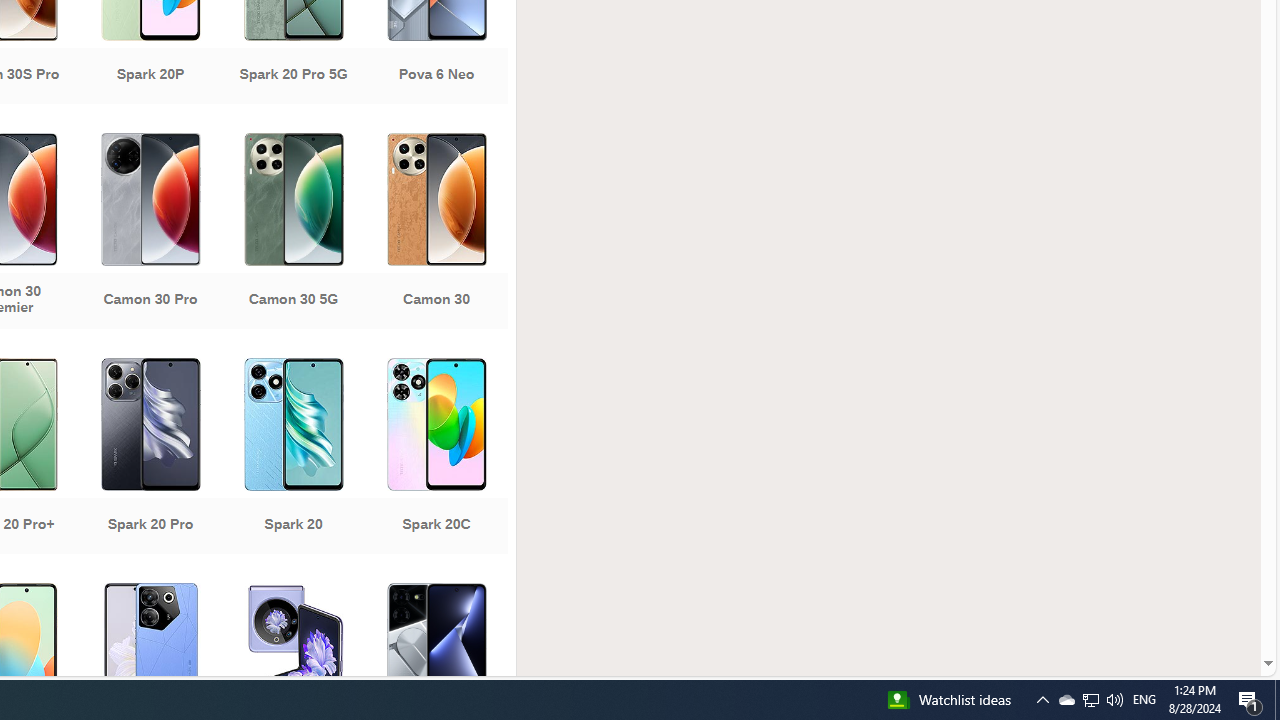 The width and height of the screenshot is (1280, 720). I want to click on 'Camon 30', so click(435, 232).